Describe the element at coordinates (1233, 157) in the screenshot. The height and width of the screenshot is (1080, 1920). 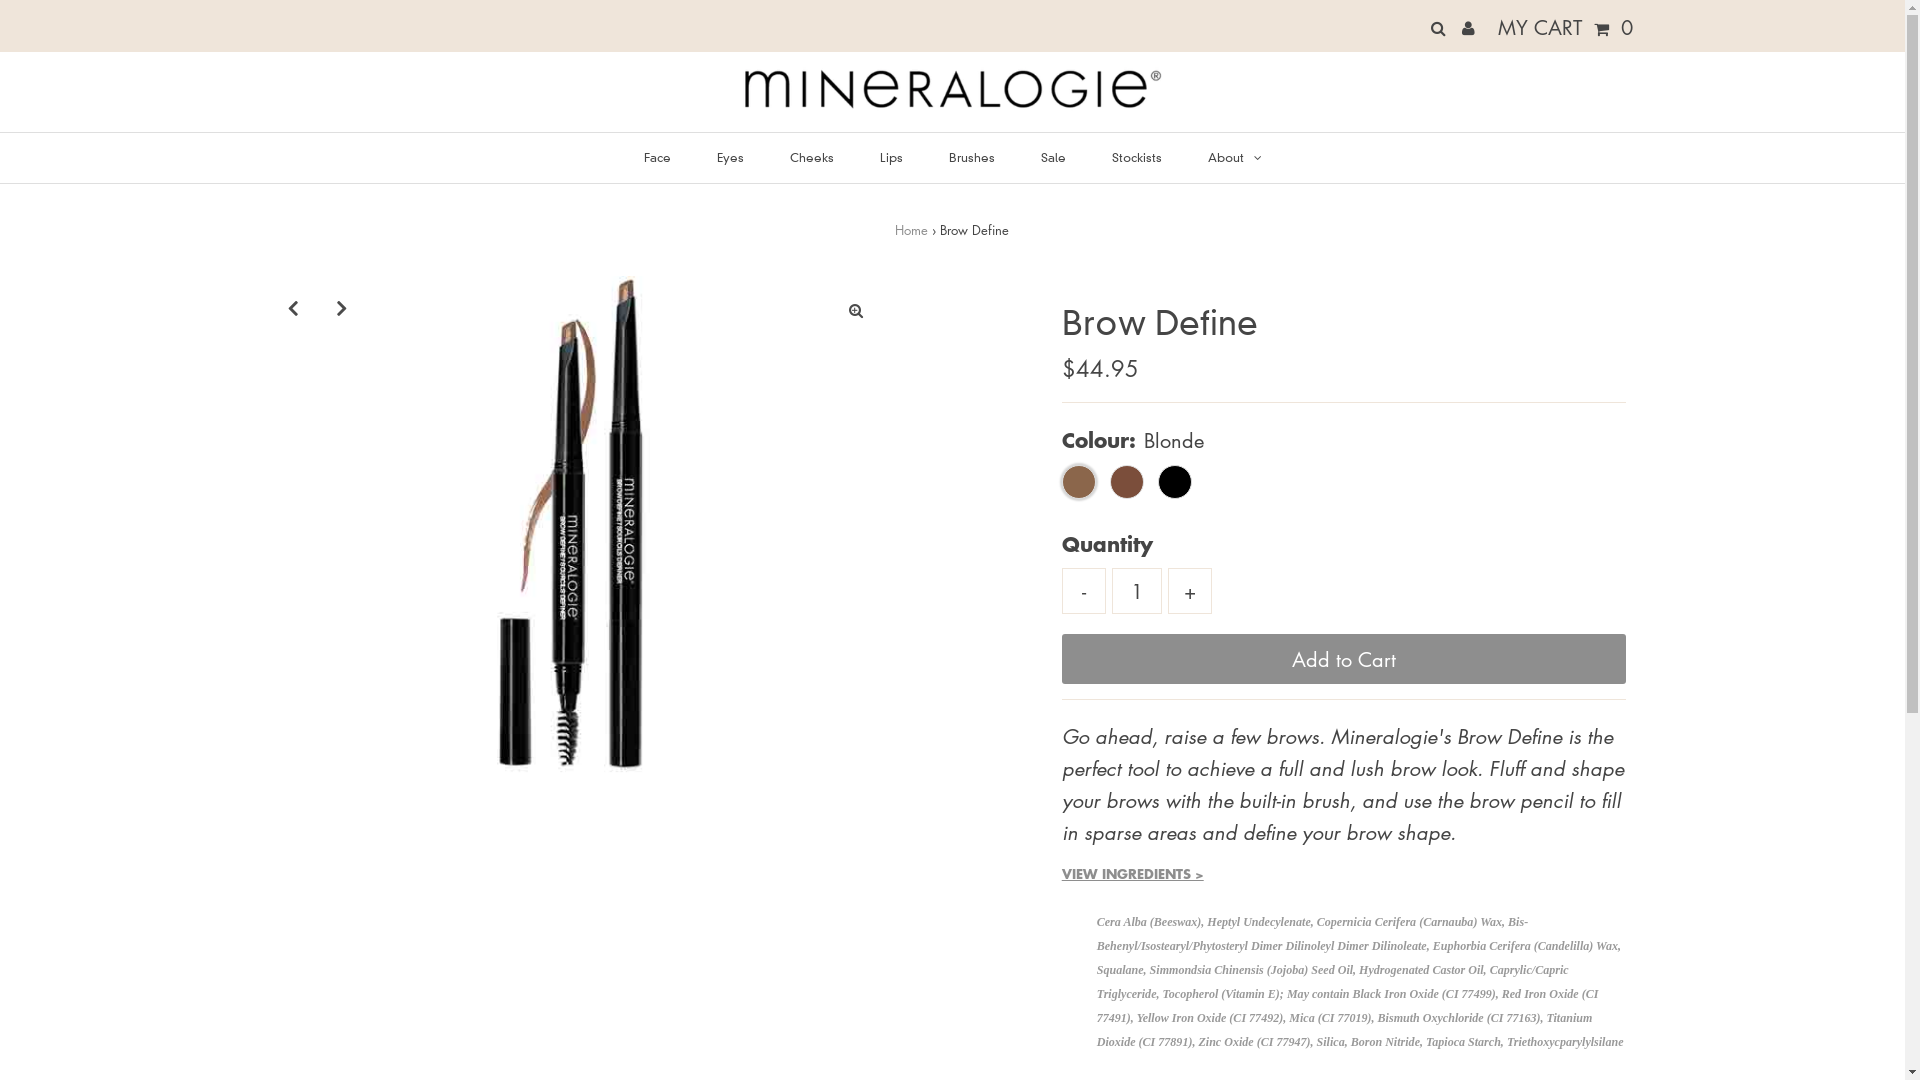
I see `'About'` at that location.